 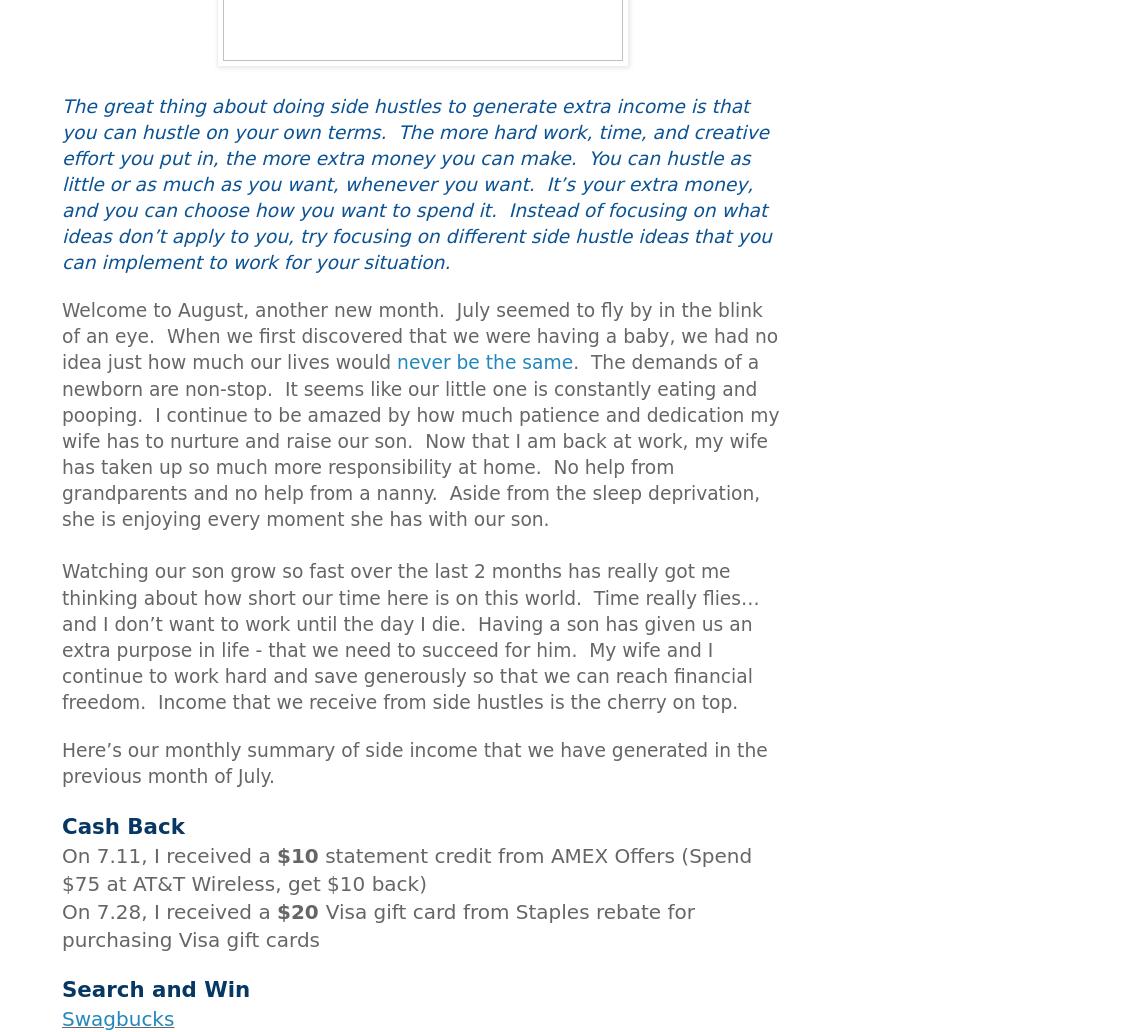 What do you see at coordinates (420, 426) in the screenshot?
I see `'I continue to be amazed by how much patience and dedication my wife has
to nurture and raise our son.'` at bounding box center [420, 426].